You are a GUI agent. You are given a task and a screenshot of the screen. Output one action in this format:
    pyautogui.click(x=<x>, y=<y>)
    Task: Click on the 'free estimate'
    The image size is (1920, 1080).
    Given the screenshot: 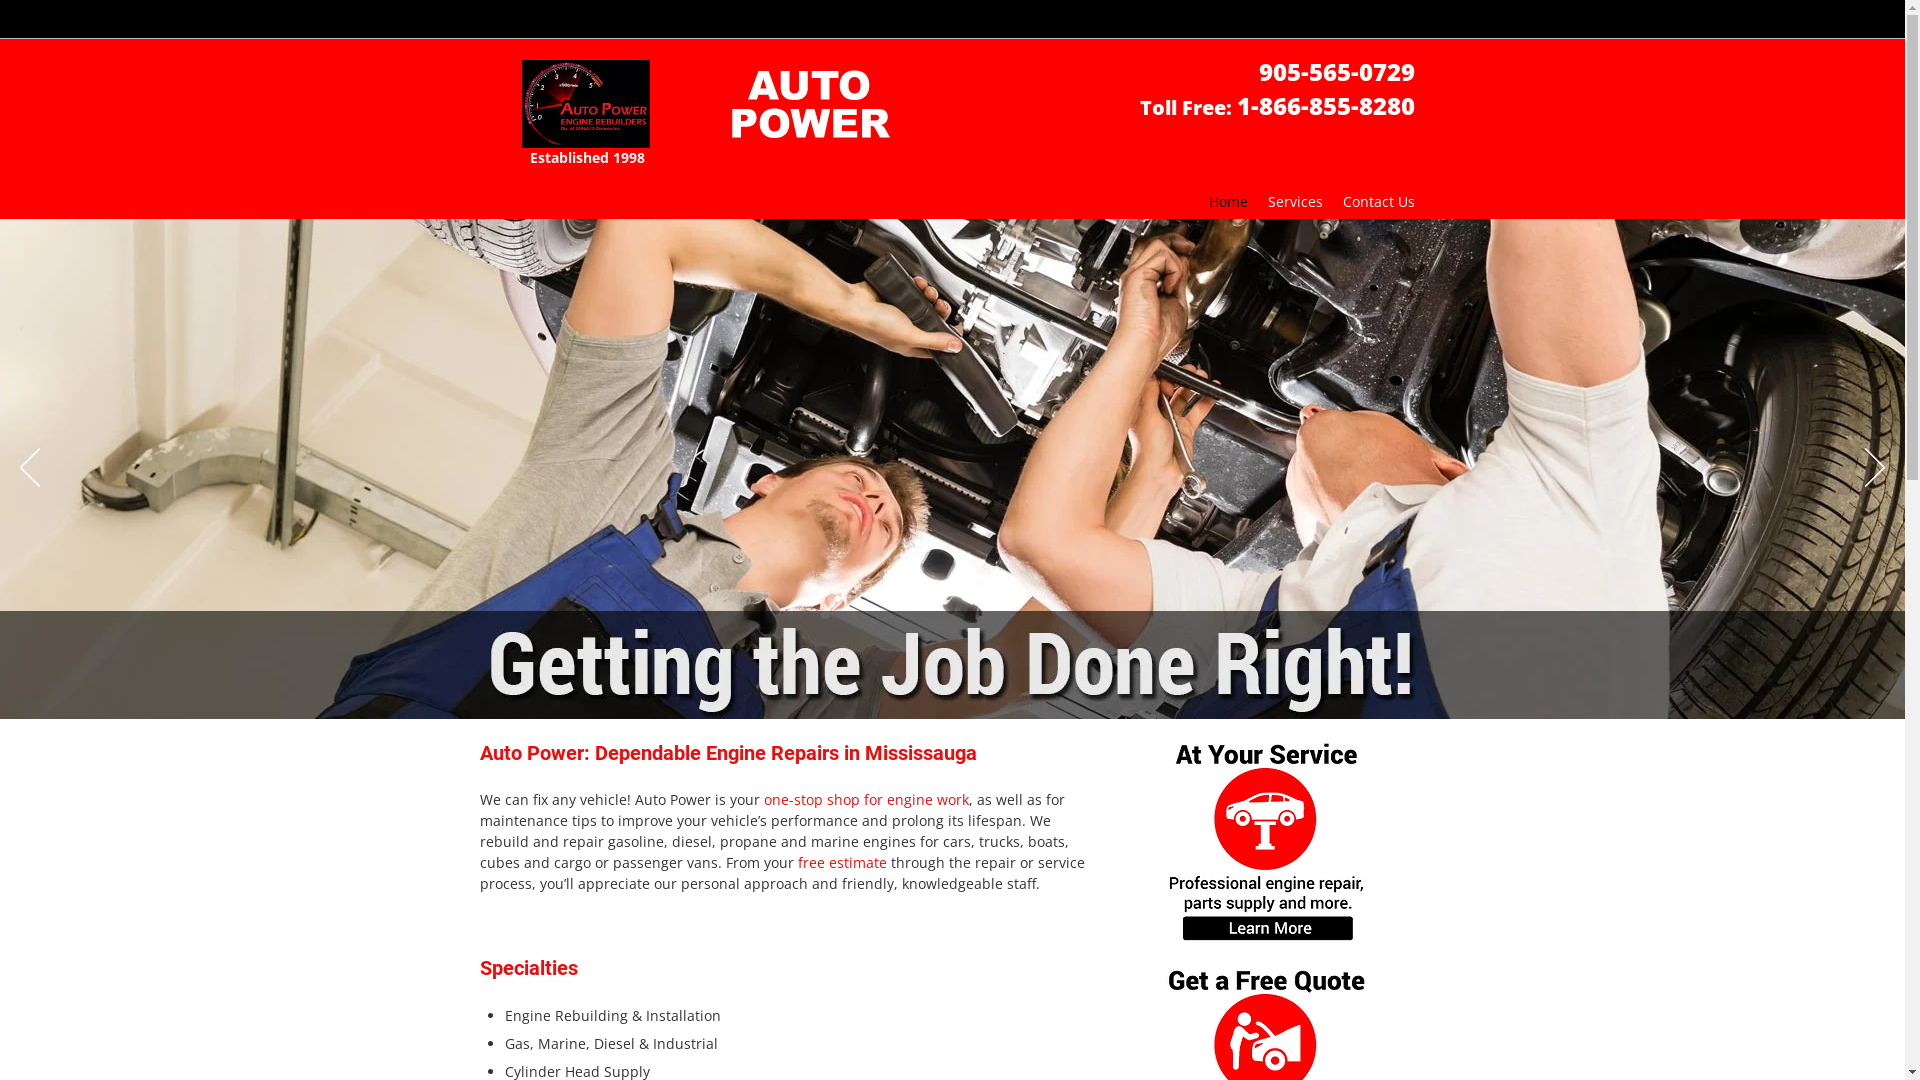 What is the action you would take?
    pyautogui.click(x=796, y=863)
    